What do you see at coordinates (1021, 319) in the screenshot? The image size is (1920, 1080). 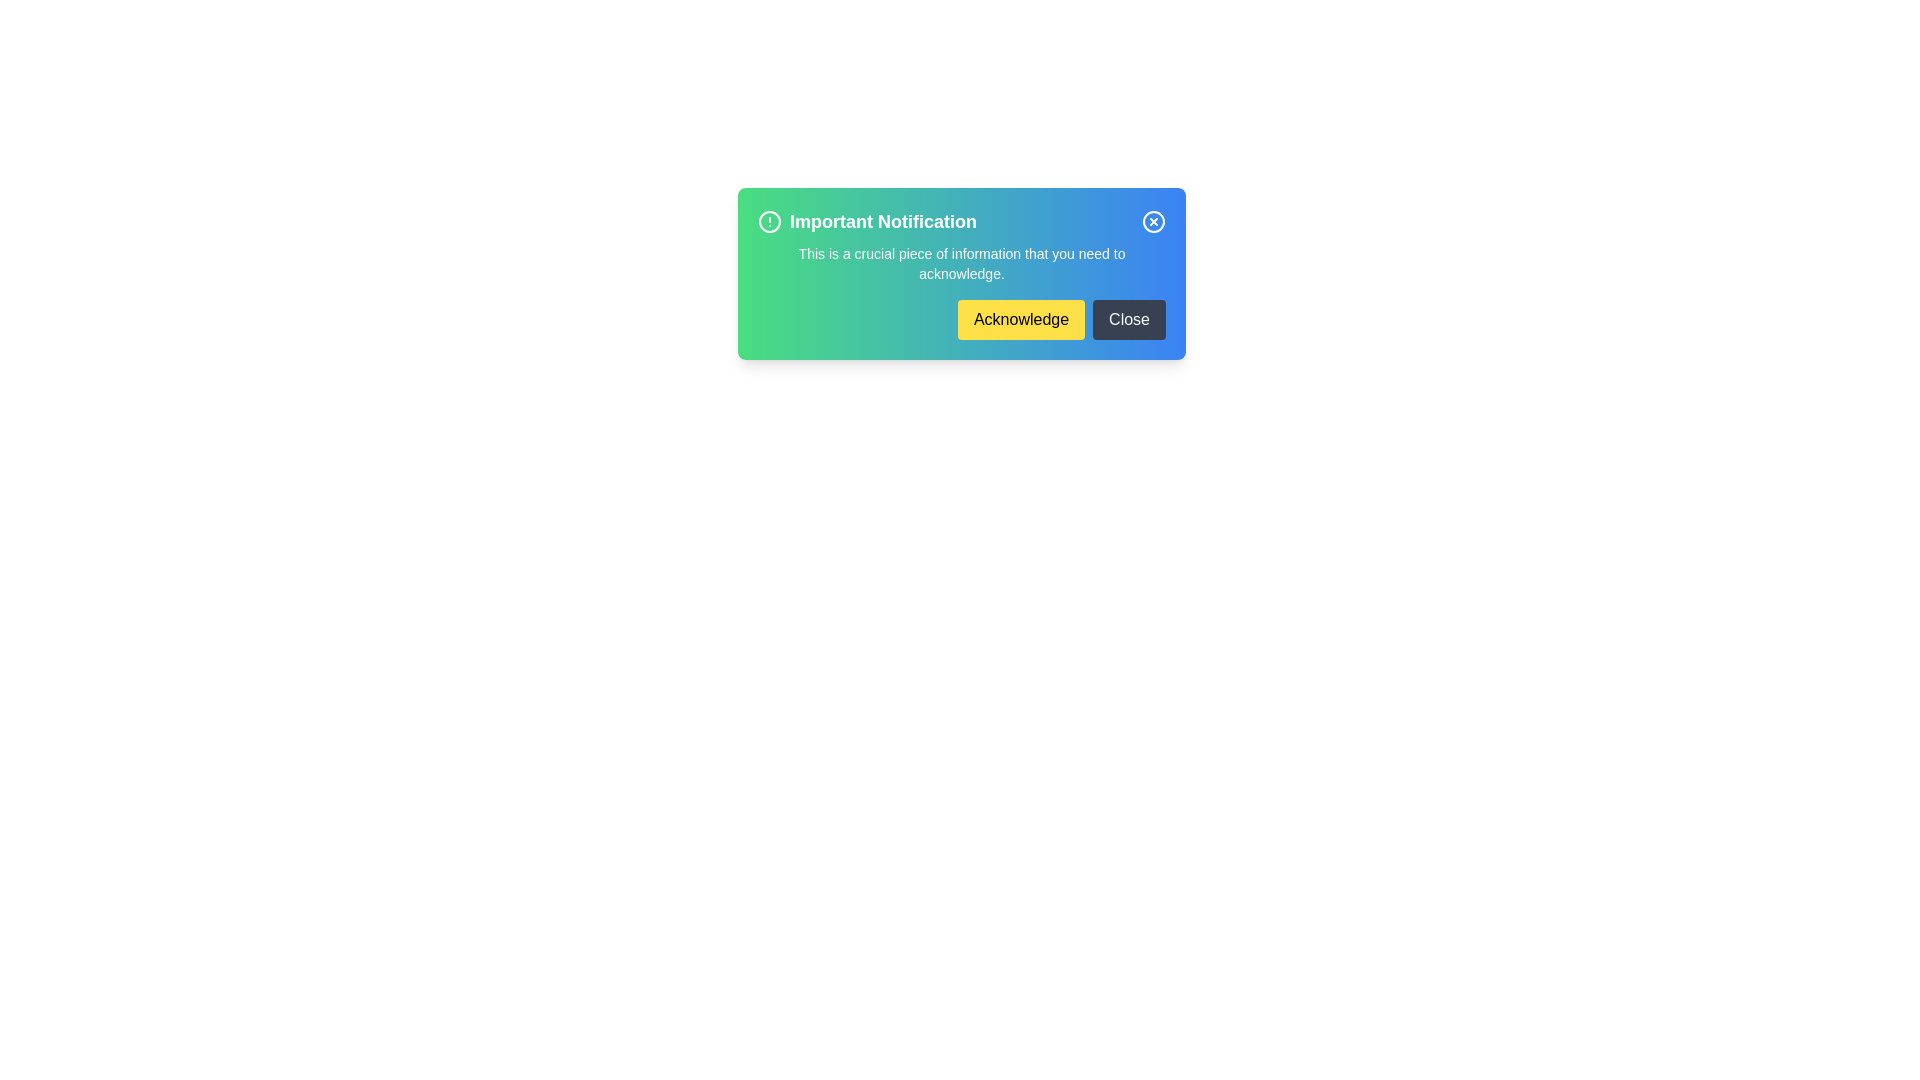 I see `the acknowledgment button located on the left side of the notification dialog box to confirm the user's acknowledgment` at bounding box center [1021, 319].